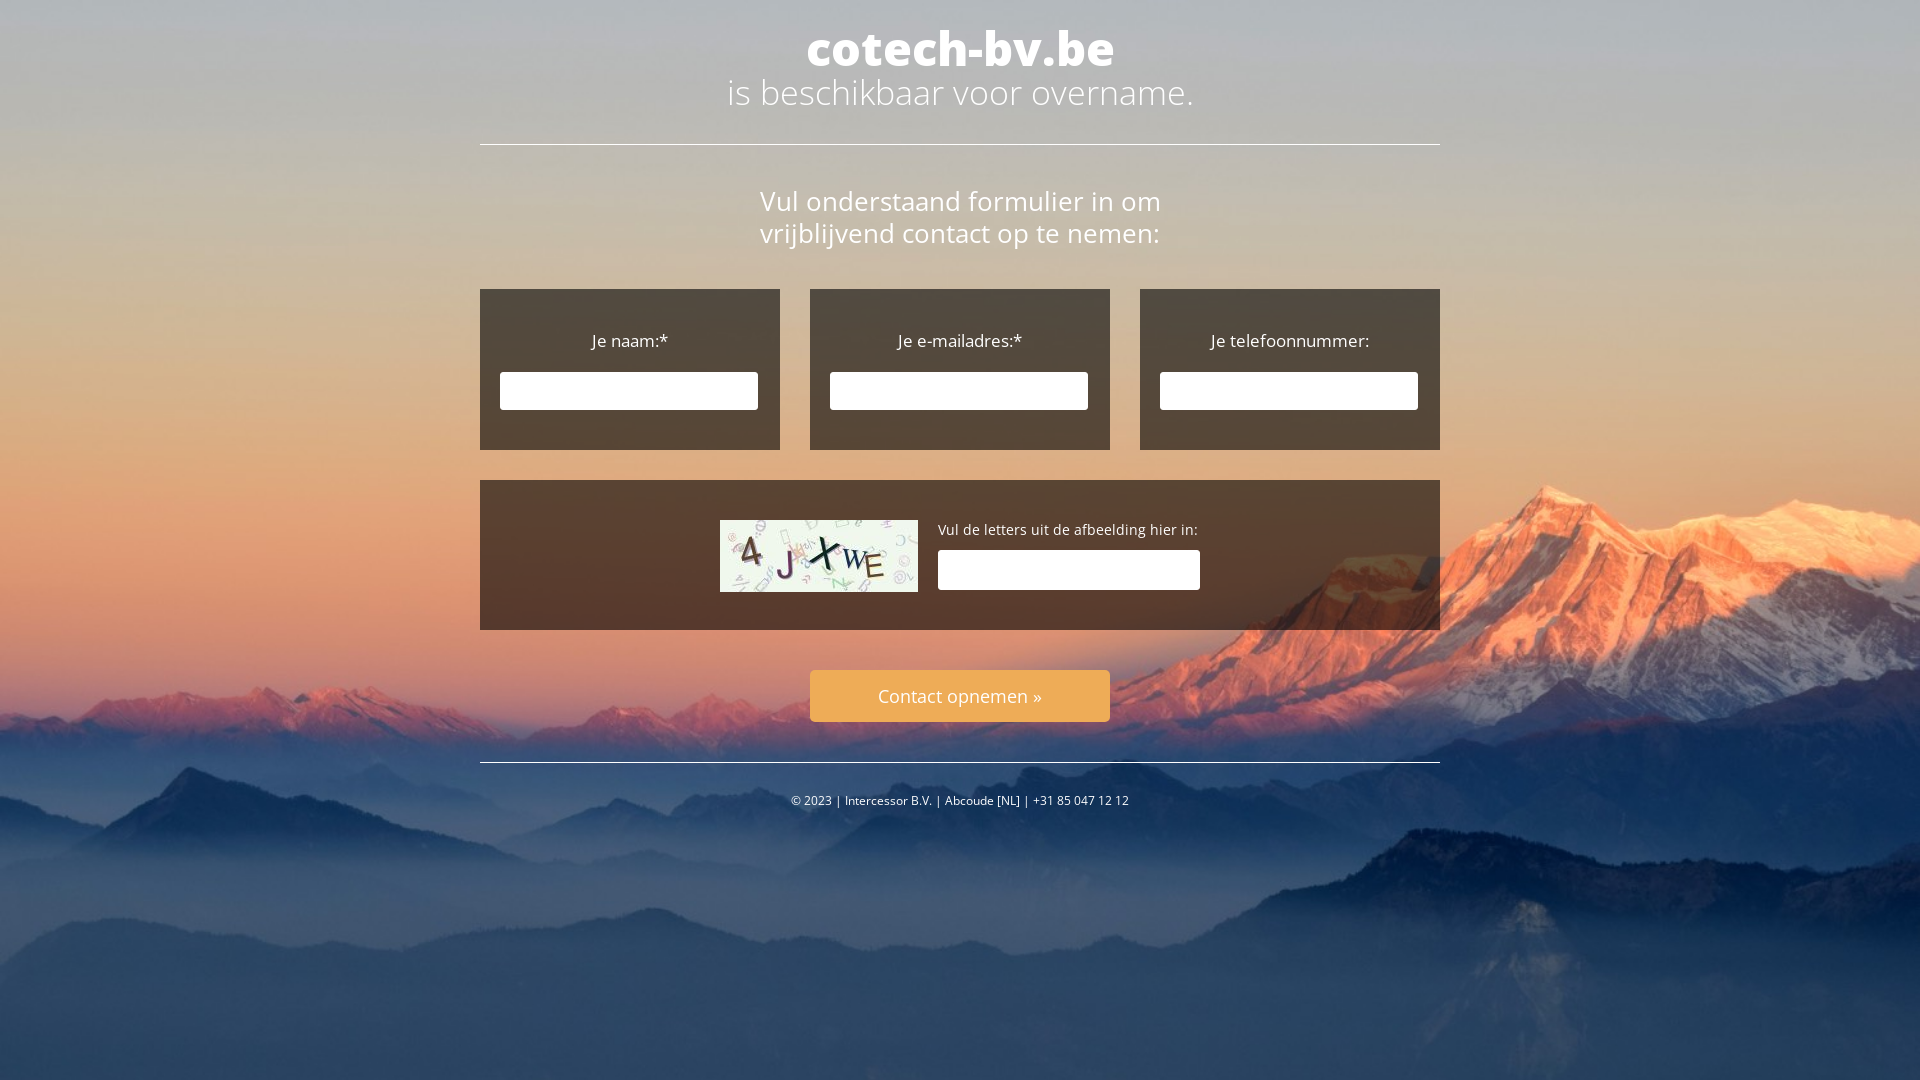  I want to click on 'No Bots allowed', so click(819, 555).